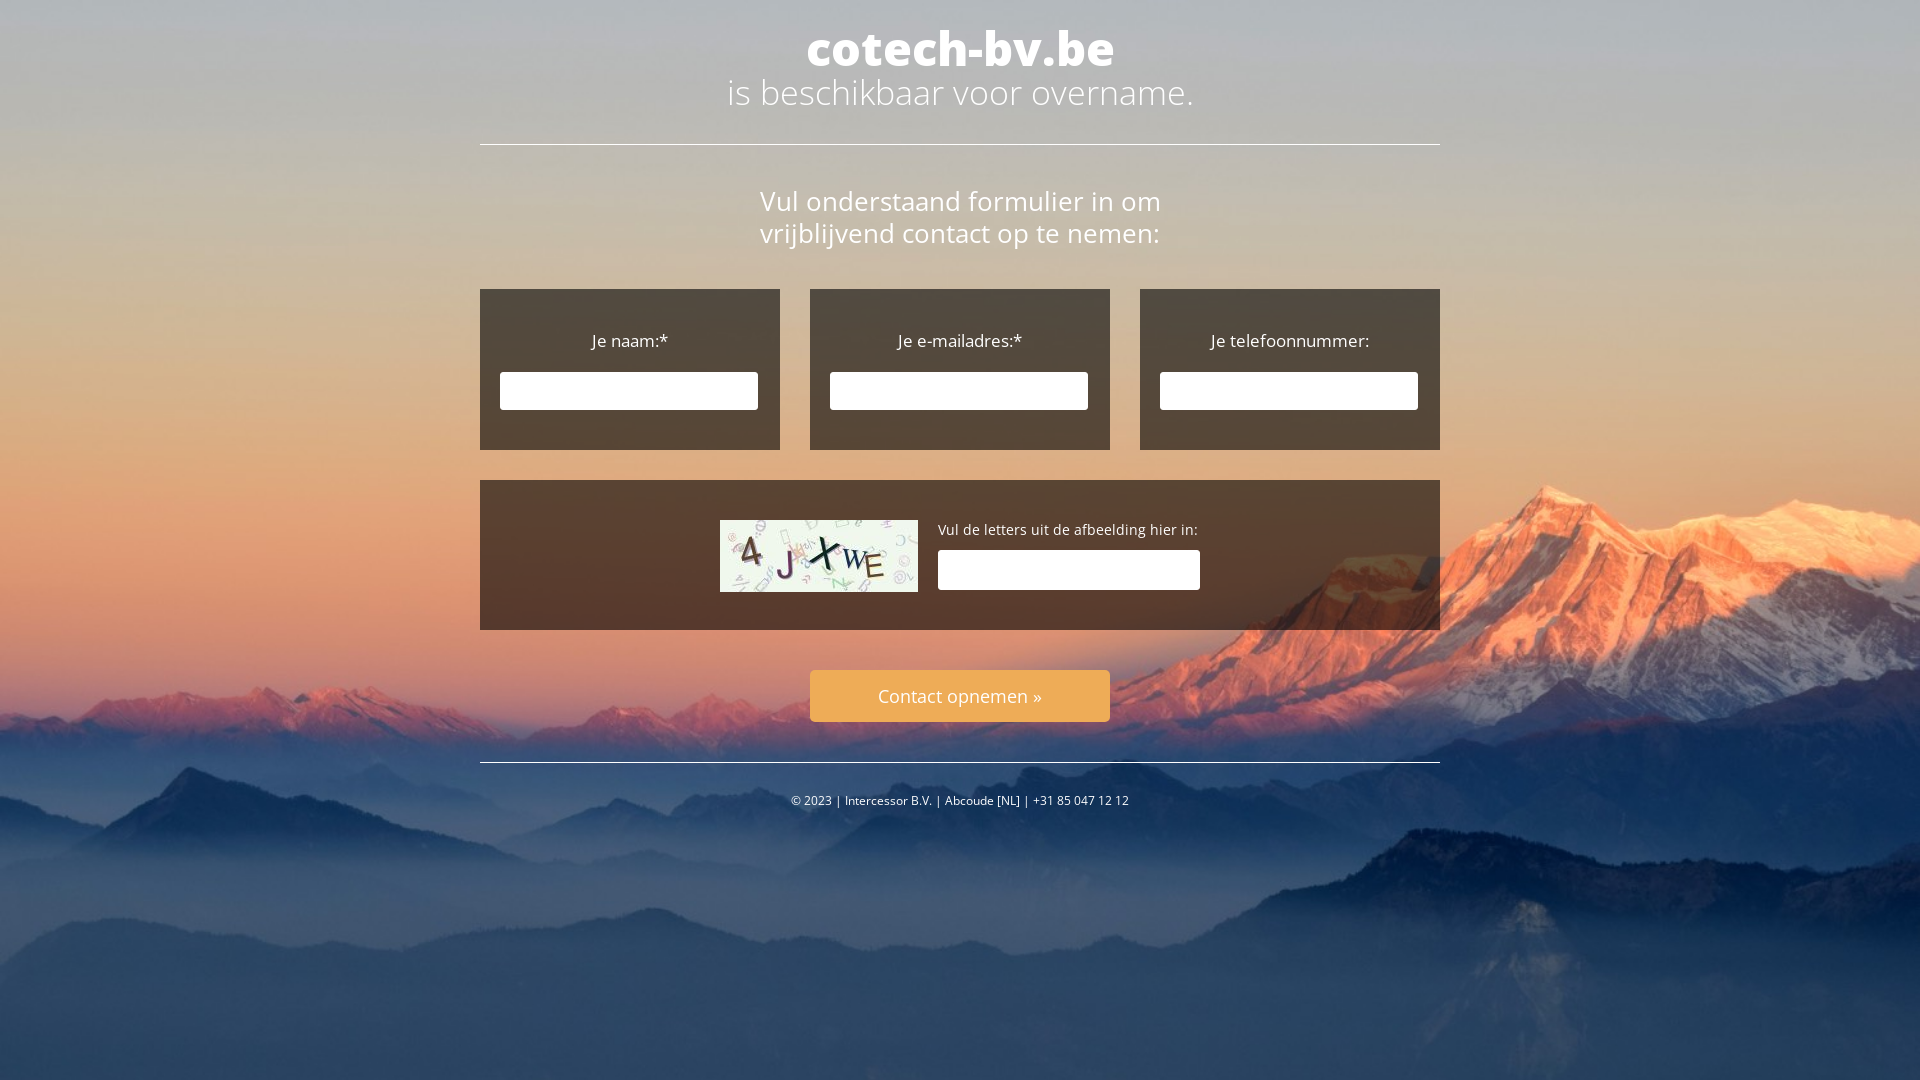  I want to click on 'No Bots allowed', so click(819, 555).